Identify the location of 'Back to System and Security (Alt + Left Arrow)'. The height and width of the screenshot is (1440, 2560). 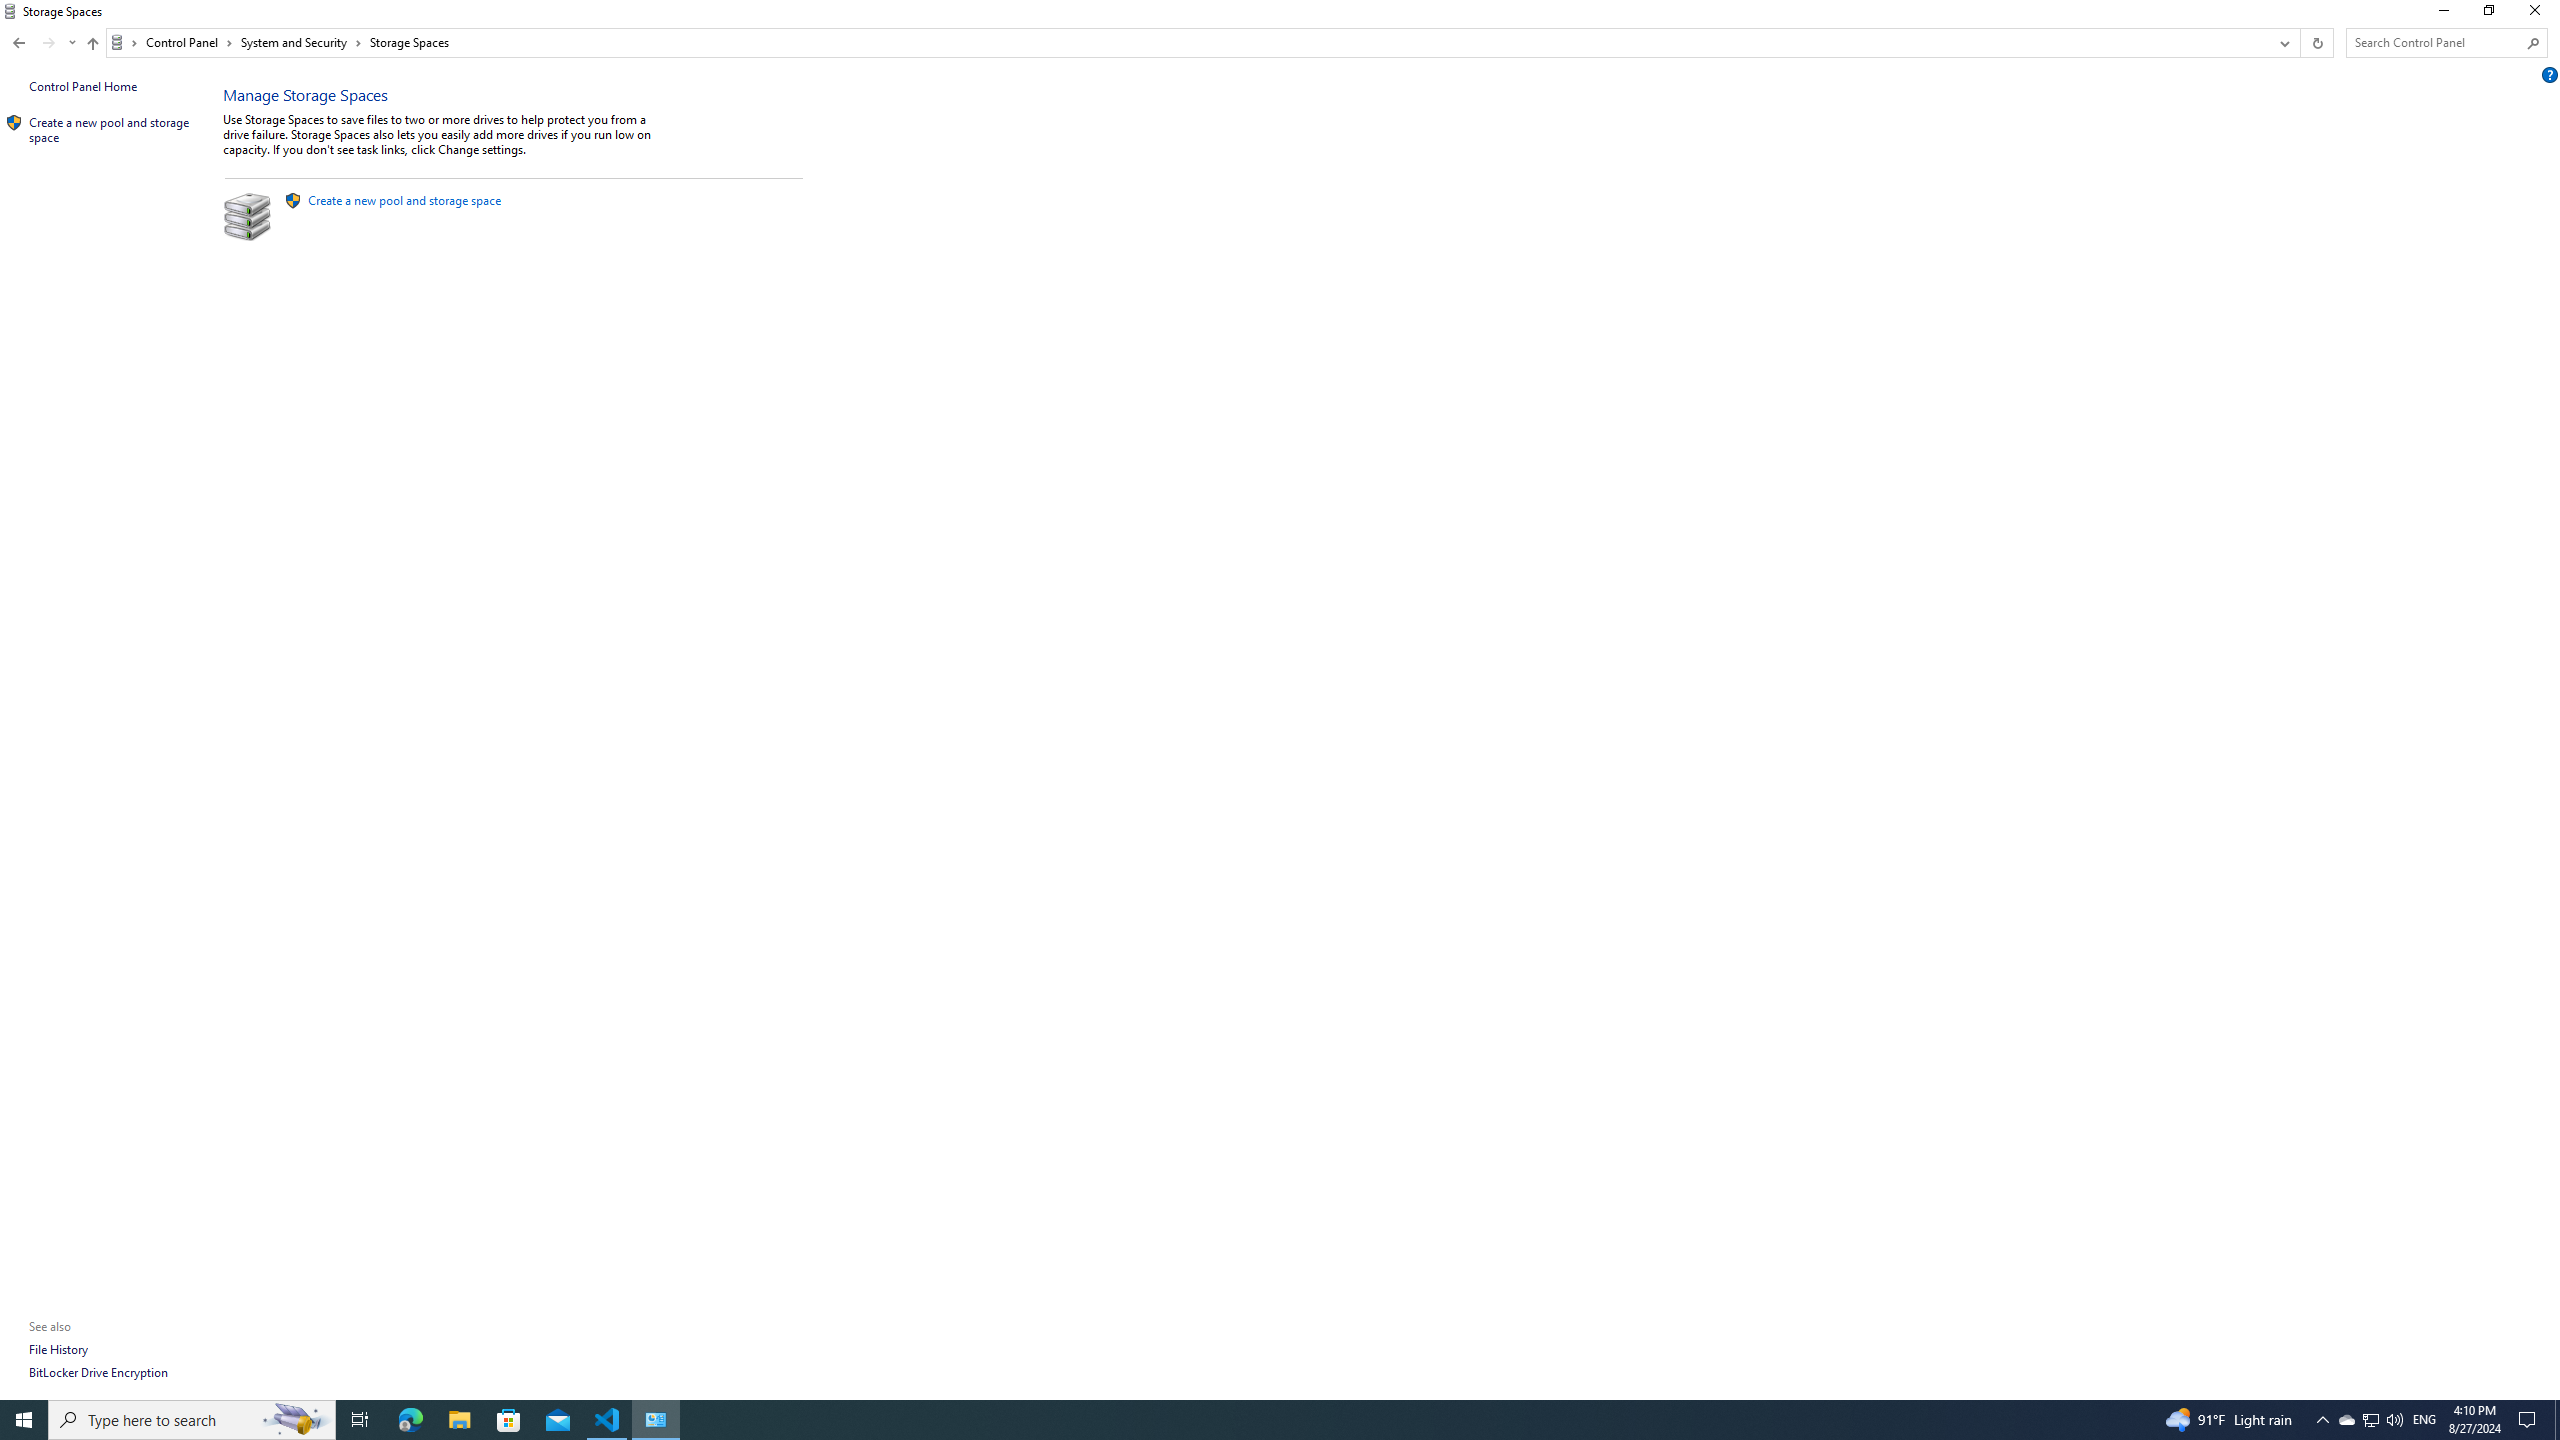
(19, 42).